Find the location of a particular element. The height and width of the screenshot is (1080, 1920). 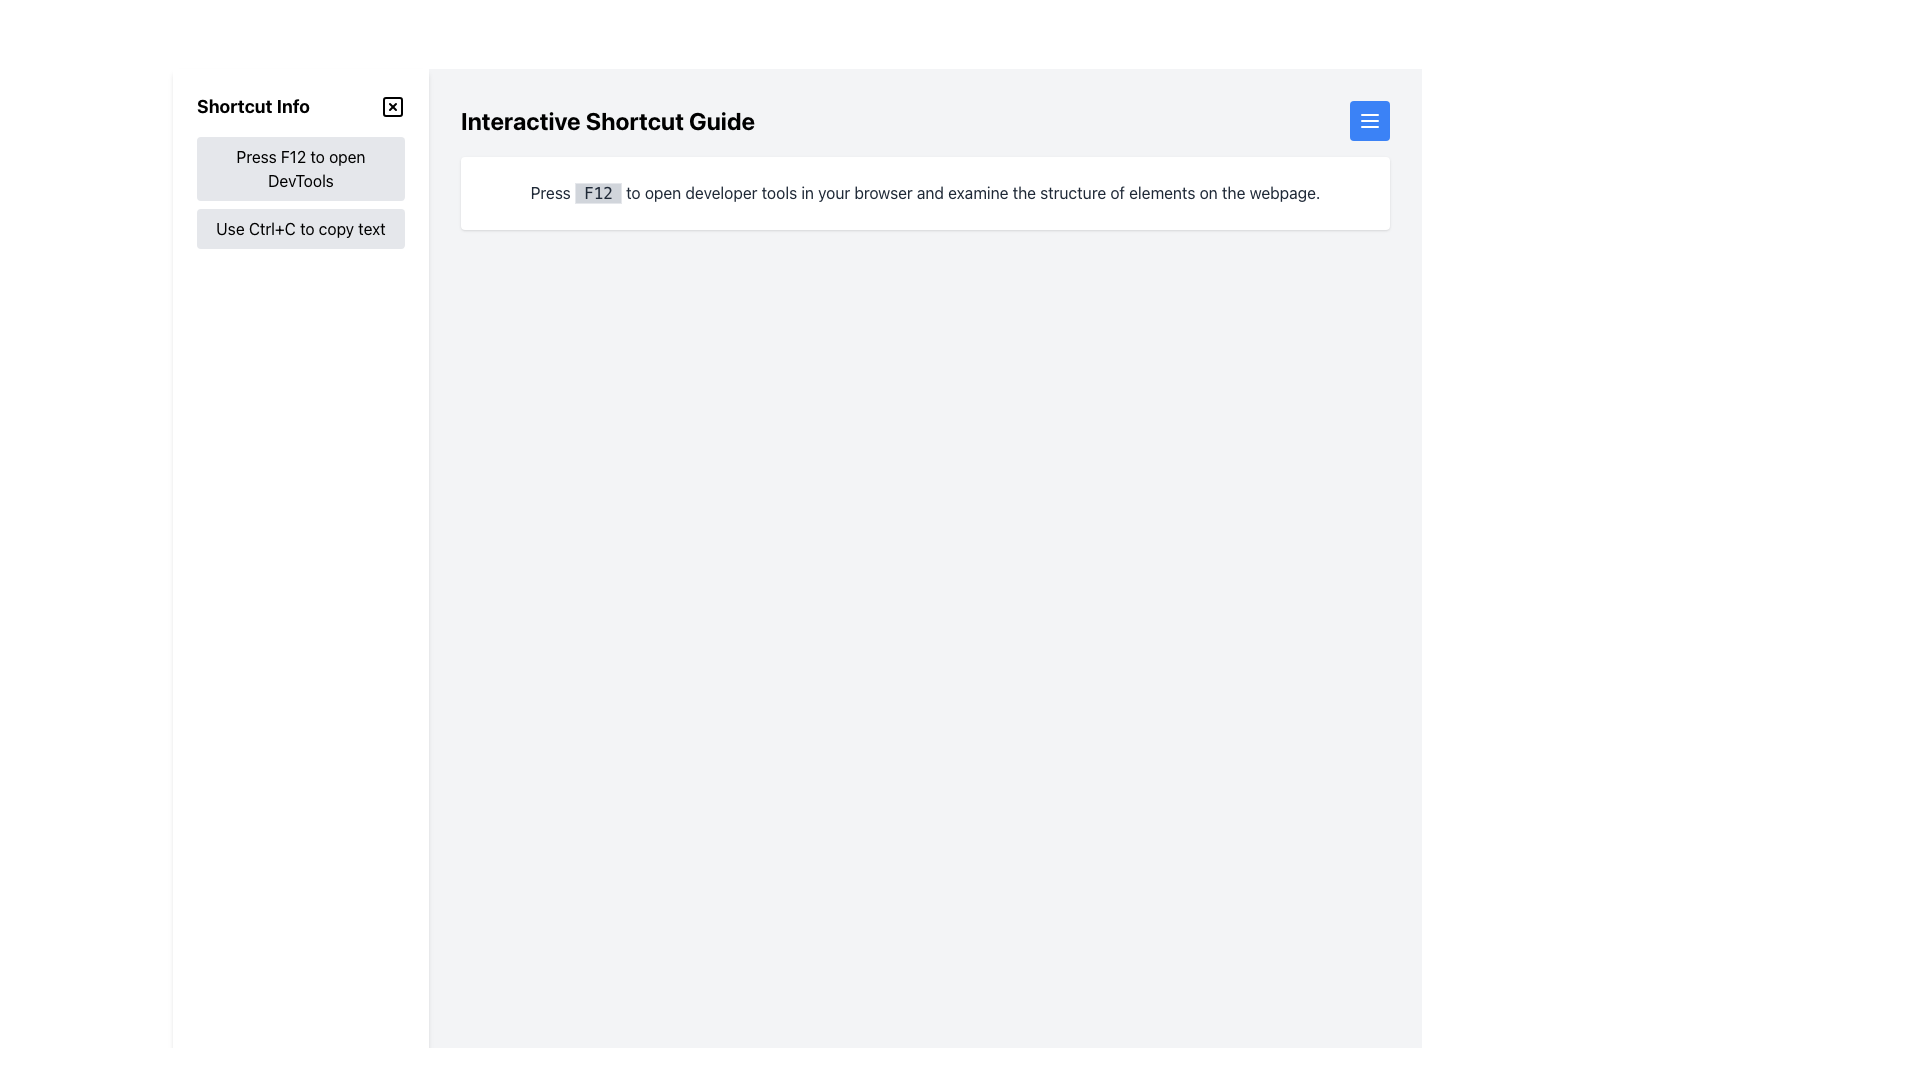

the styled label representing the 'F12' key within the directive 'Press F12 is located at coordinates (597, 193).